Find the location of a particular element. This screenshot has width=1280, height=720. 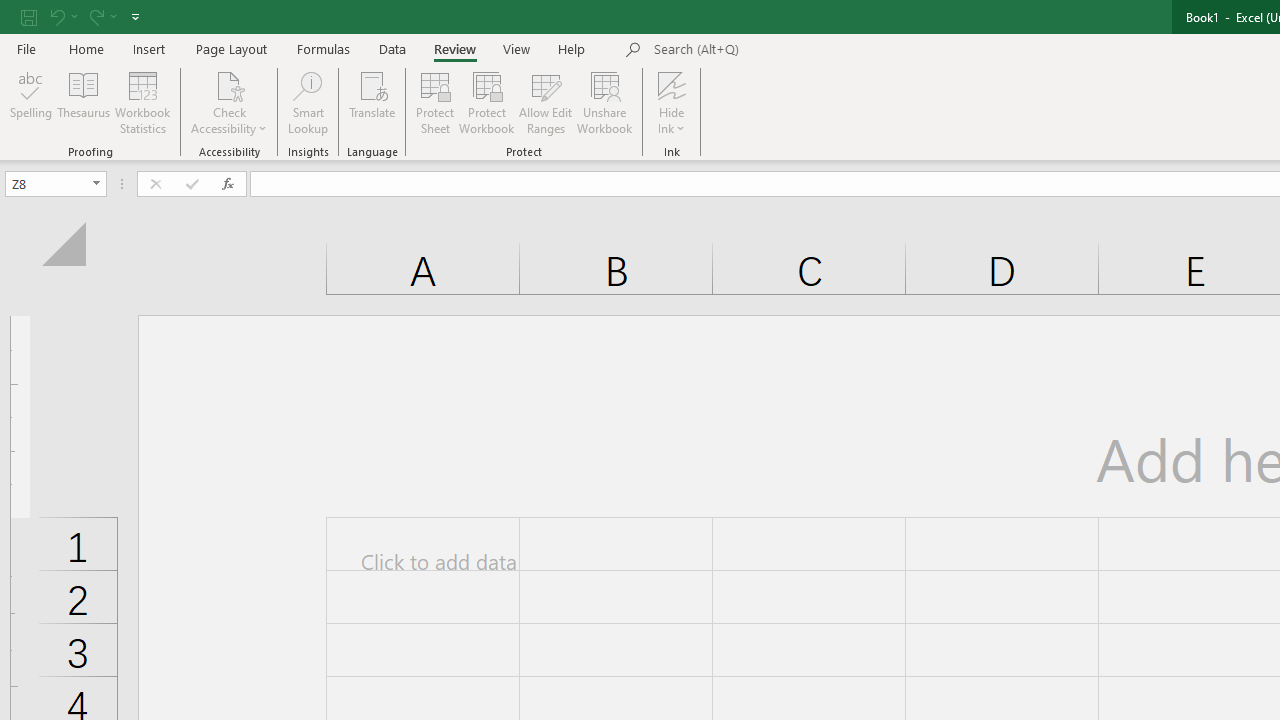

'Microsoft search' is located at coordinates (791, 49).